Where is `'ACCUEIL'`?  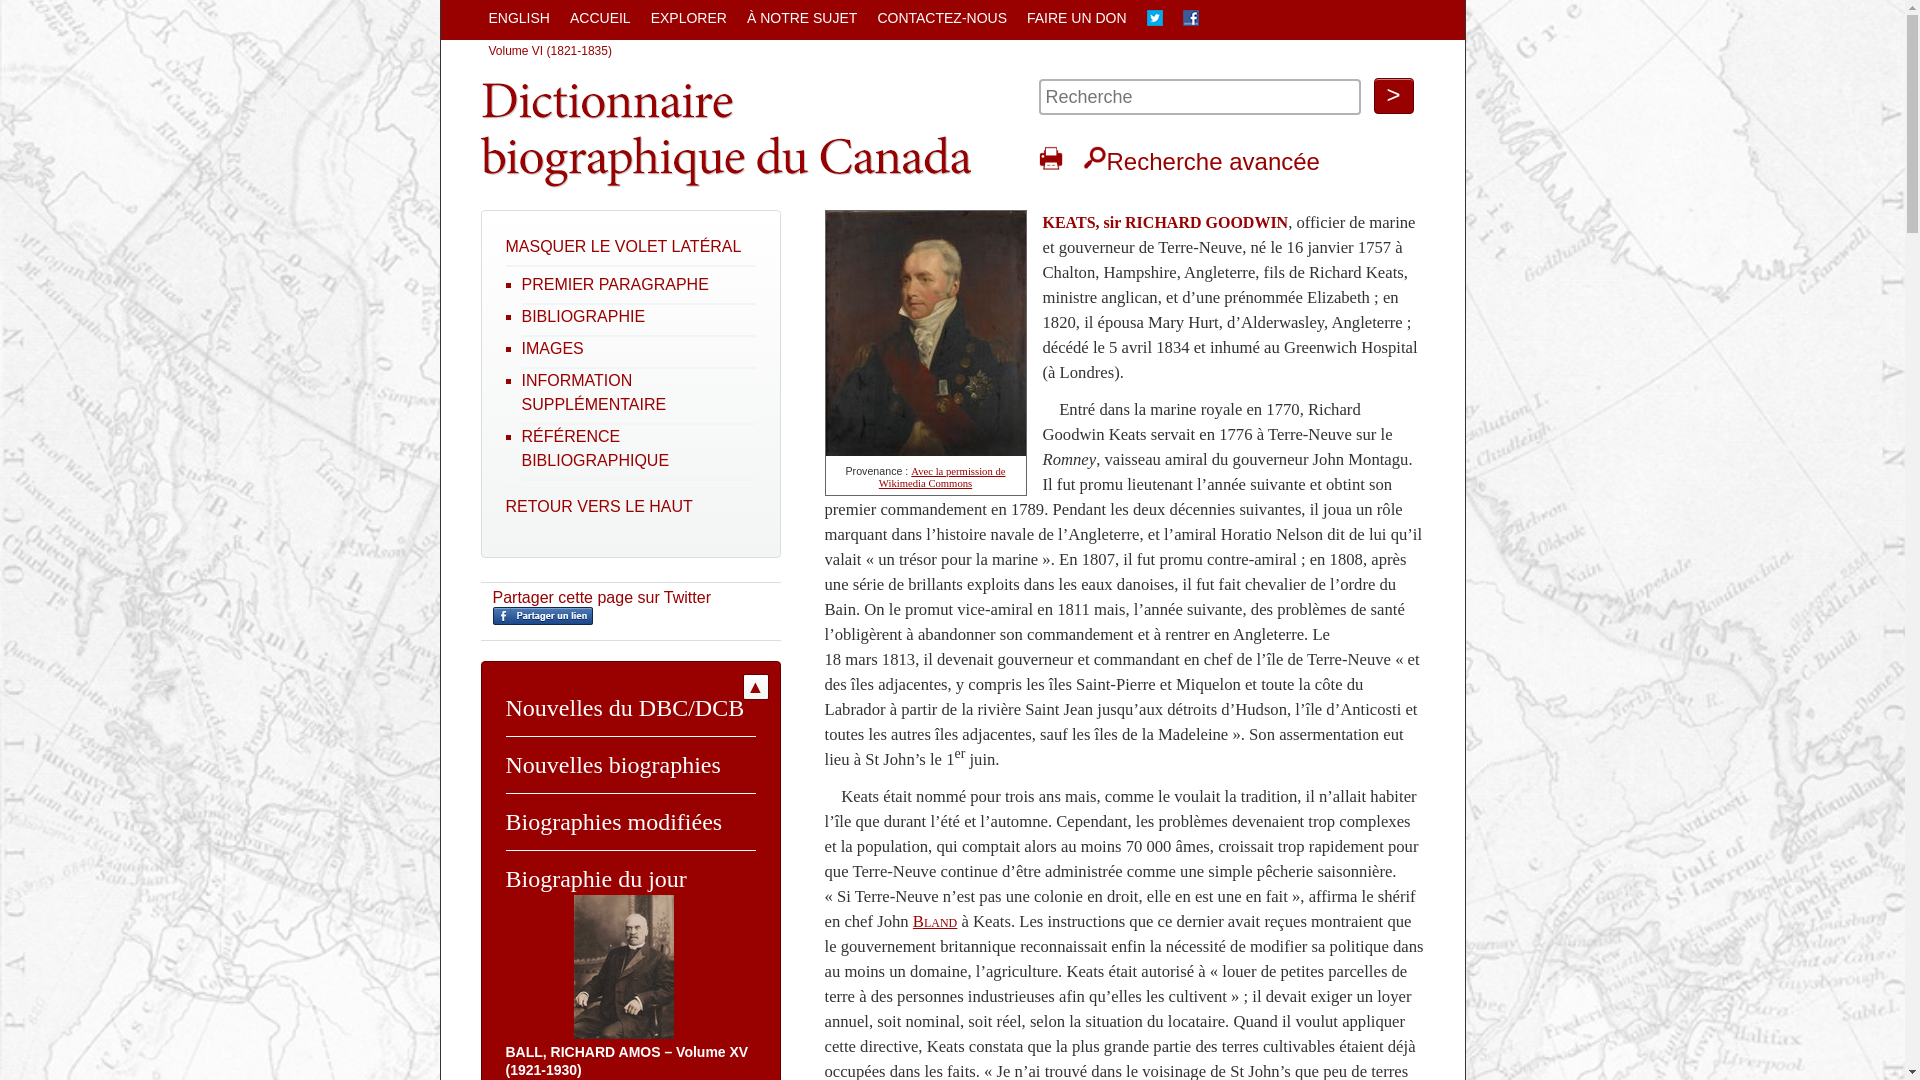 'ACCUEIL' is located at coordinates (599, 18).